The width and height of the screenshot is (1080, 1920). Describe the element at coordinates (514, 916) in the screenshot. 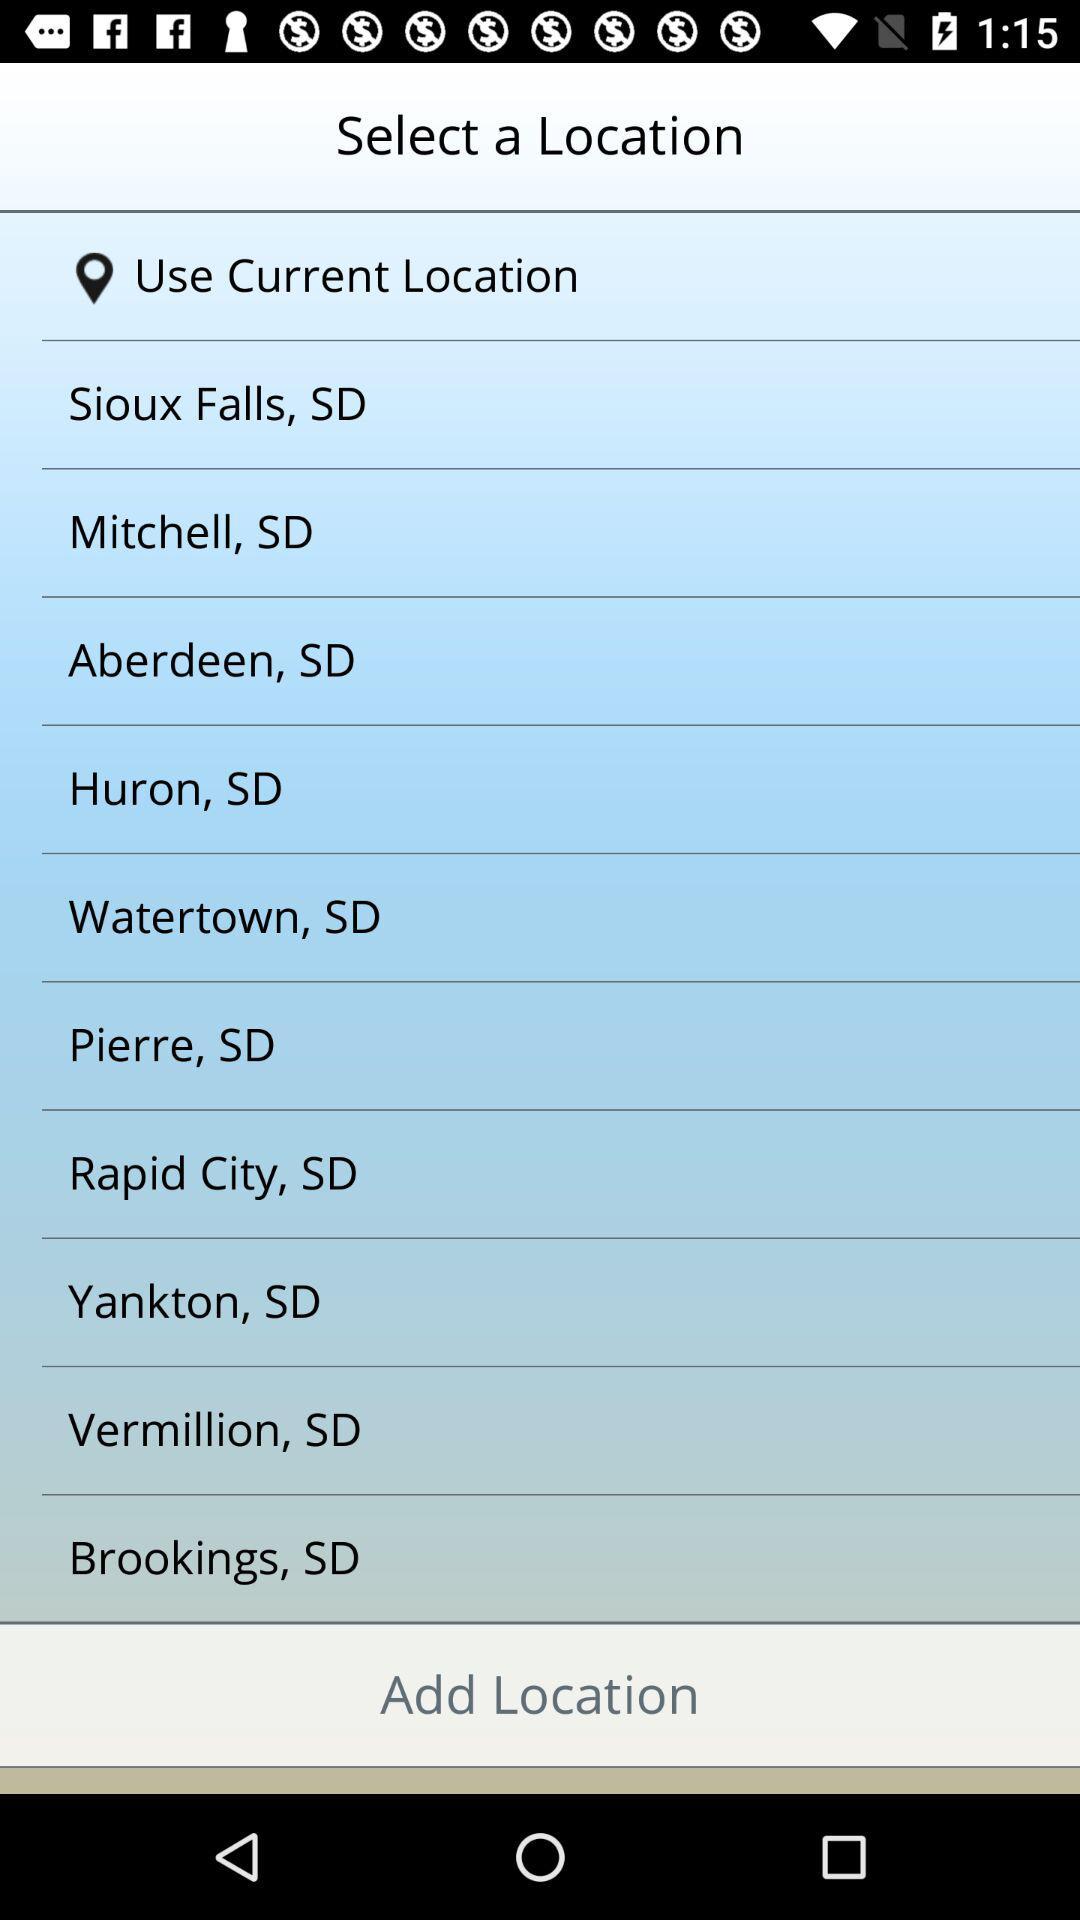

I see `the text which is immediately below huron sd` at that location.